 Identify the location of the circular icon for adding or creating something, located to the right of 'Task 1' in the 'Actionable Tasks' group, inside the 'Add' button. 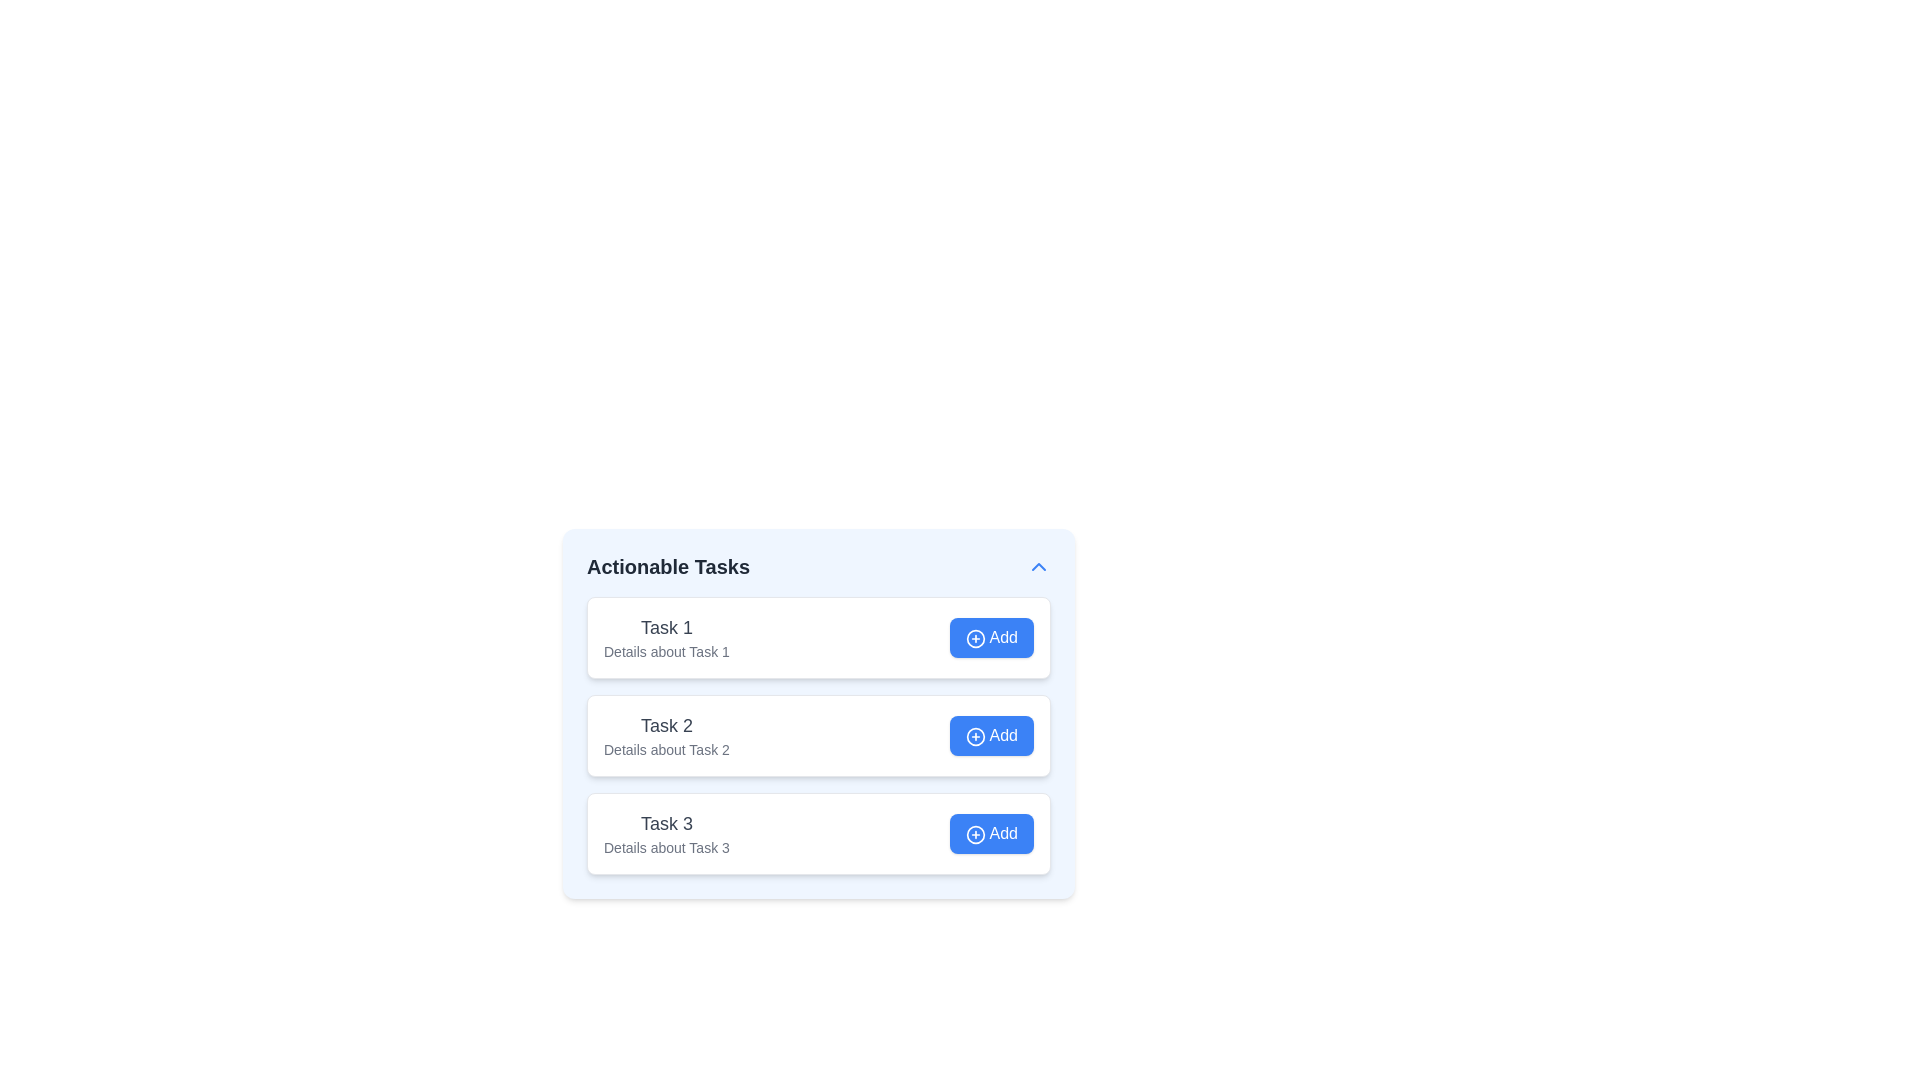
(975, 638).